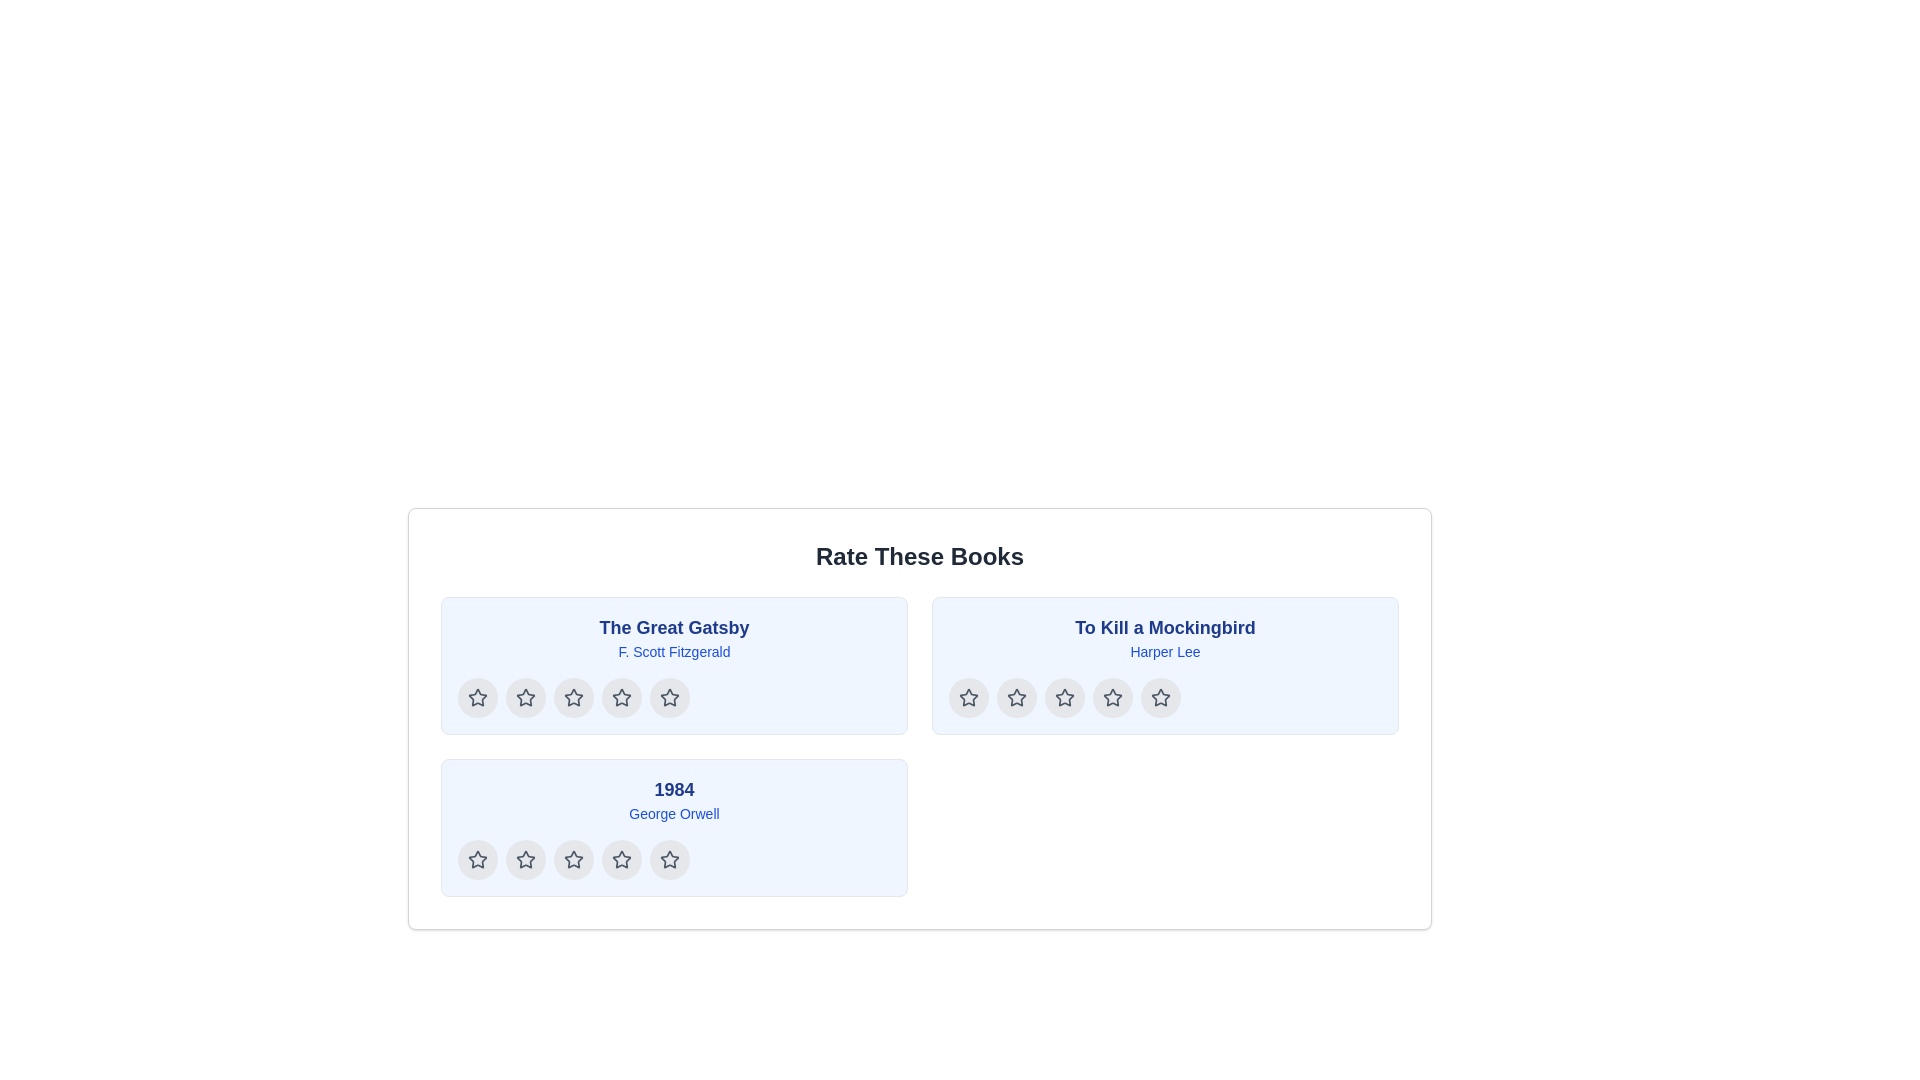 The height and width of the screenshot is (1080, 1920). I want to click on the fourth rating star for the book 'The Great Gatsby' to select a rating, so click(670, 696).